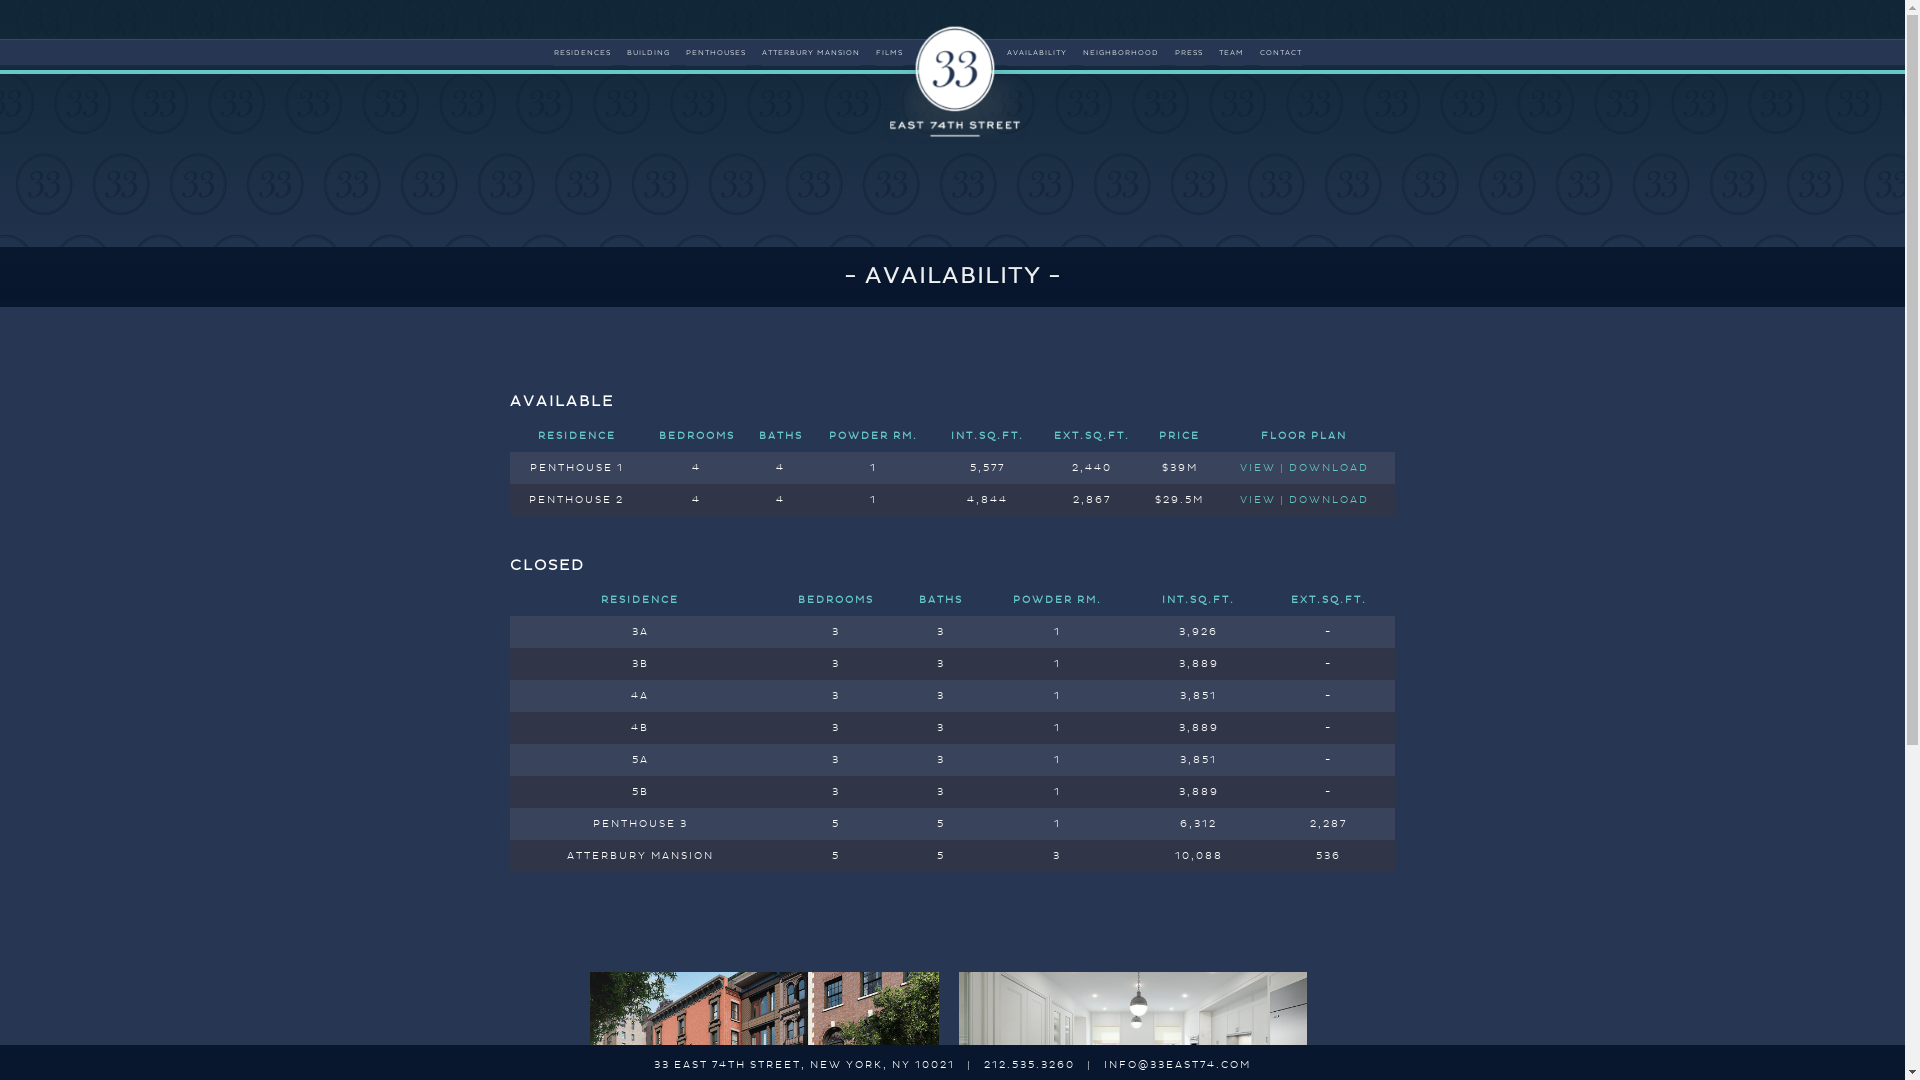  What do you see at coordinates (686, 52) in the screenshot?
I see `'PENTHOUSES'` at bounding box center [686, 52].